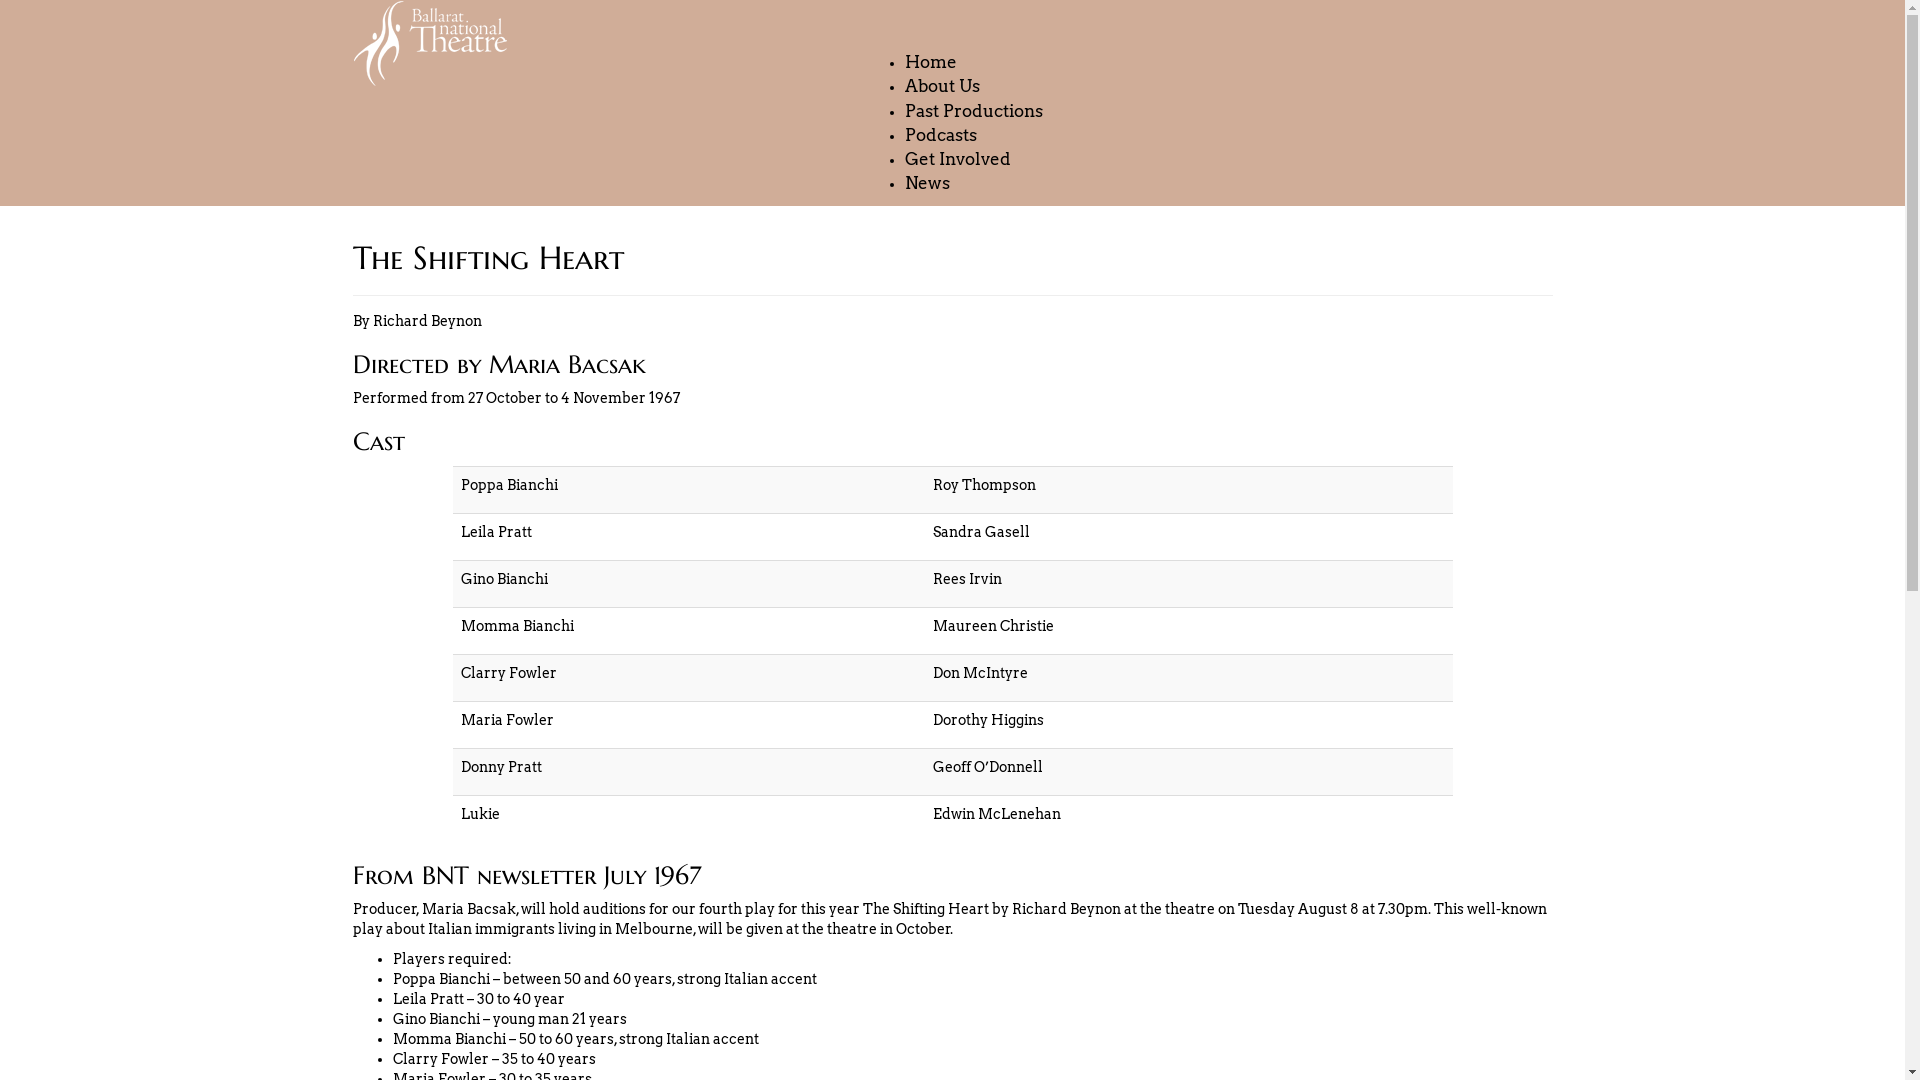 The width and height of the screenshot is (1920, 1080). Describe the element at coordinates (930, 61) in the screenshot. I see `'Home'` at that location.